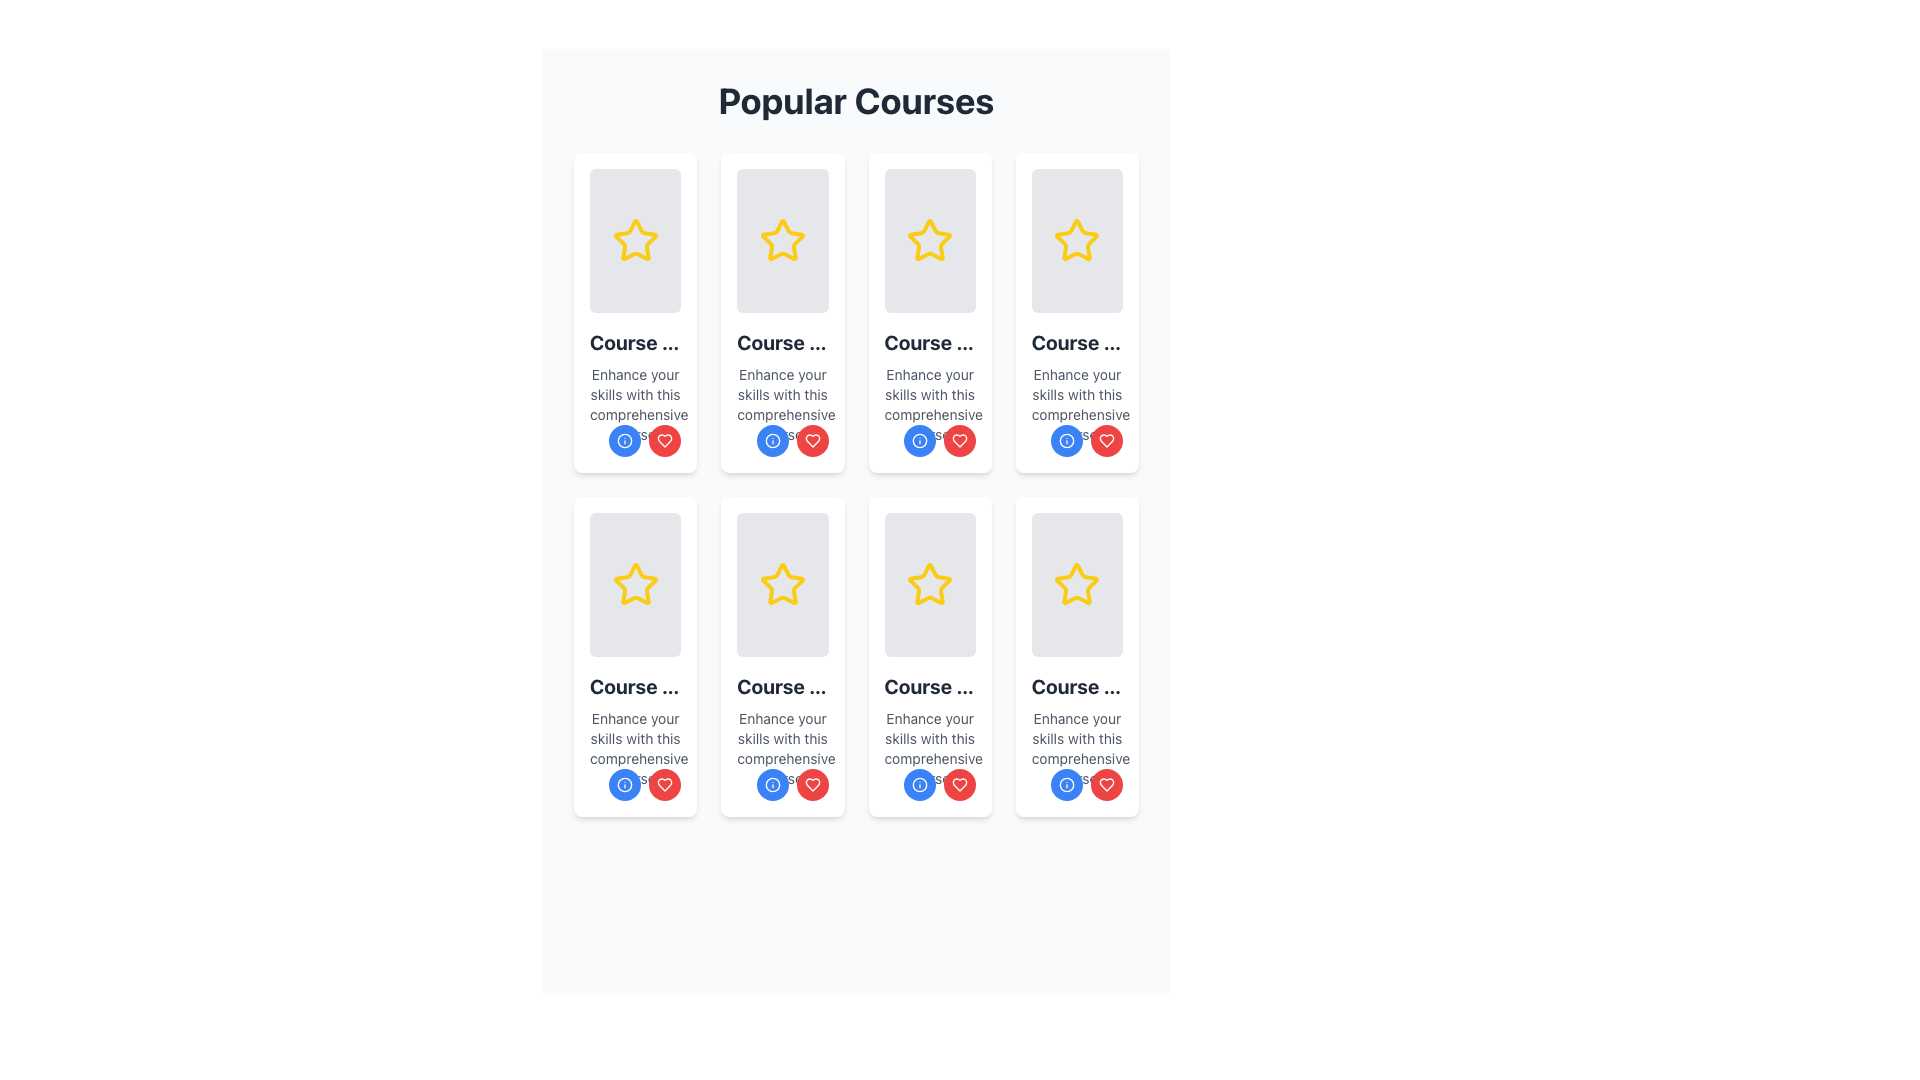  I want to click on the yellow star icon in the first row and third column of the course cards grid, so click(929, 239).